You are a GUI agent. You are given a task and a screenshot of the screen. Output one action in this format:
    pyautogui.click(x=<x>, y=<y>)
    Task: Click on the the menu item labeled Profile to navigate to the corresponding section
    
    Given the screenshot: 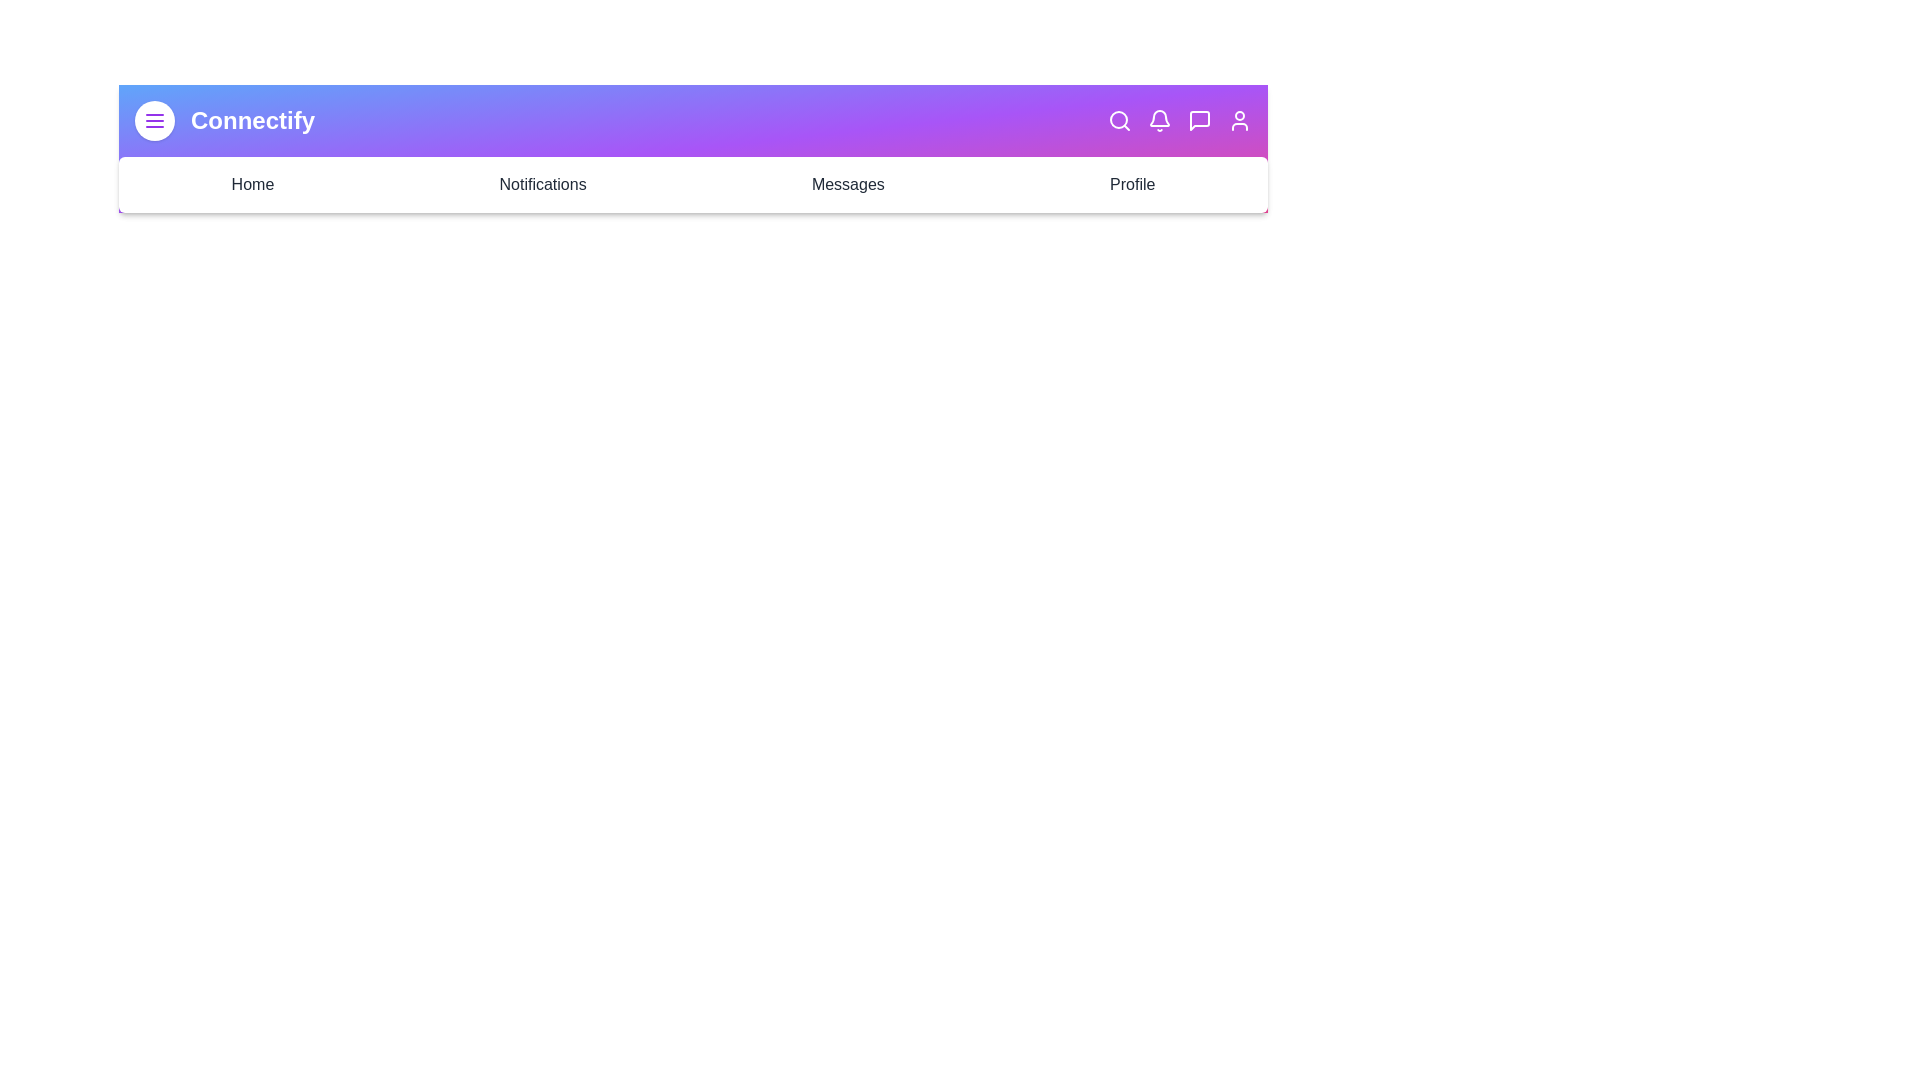 What is the action you would take?
    pyautogui.click(x=1132, y=185)
    